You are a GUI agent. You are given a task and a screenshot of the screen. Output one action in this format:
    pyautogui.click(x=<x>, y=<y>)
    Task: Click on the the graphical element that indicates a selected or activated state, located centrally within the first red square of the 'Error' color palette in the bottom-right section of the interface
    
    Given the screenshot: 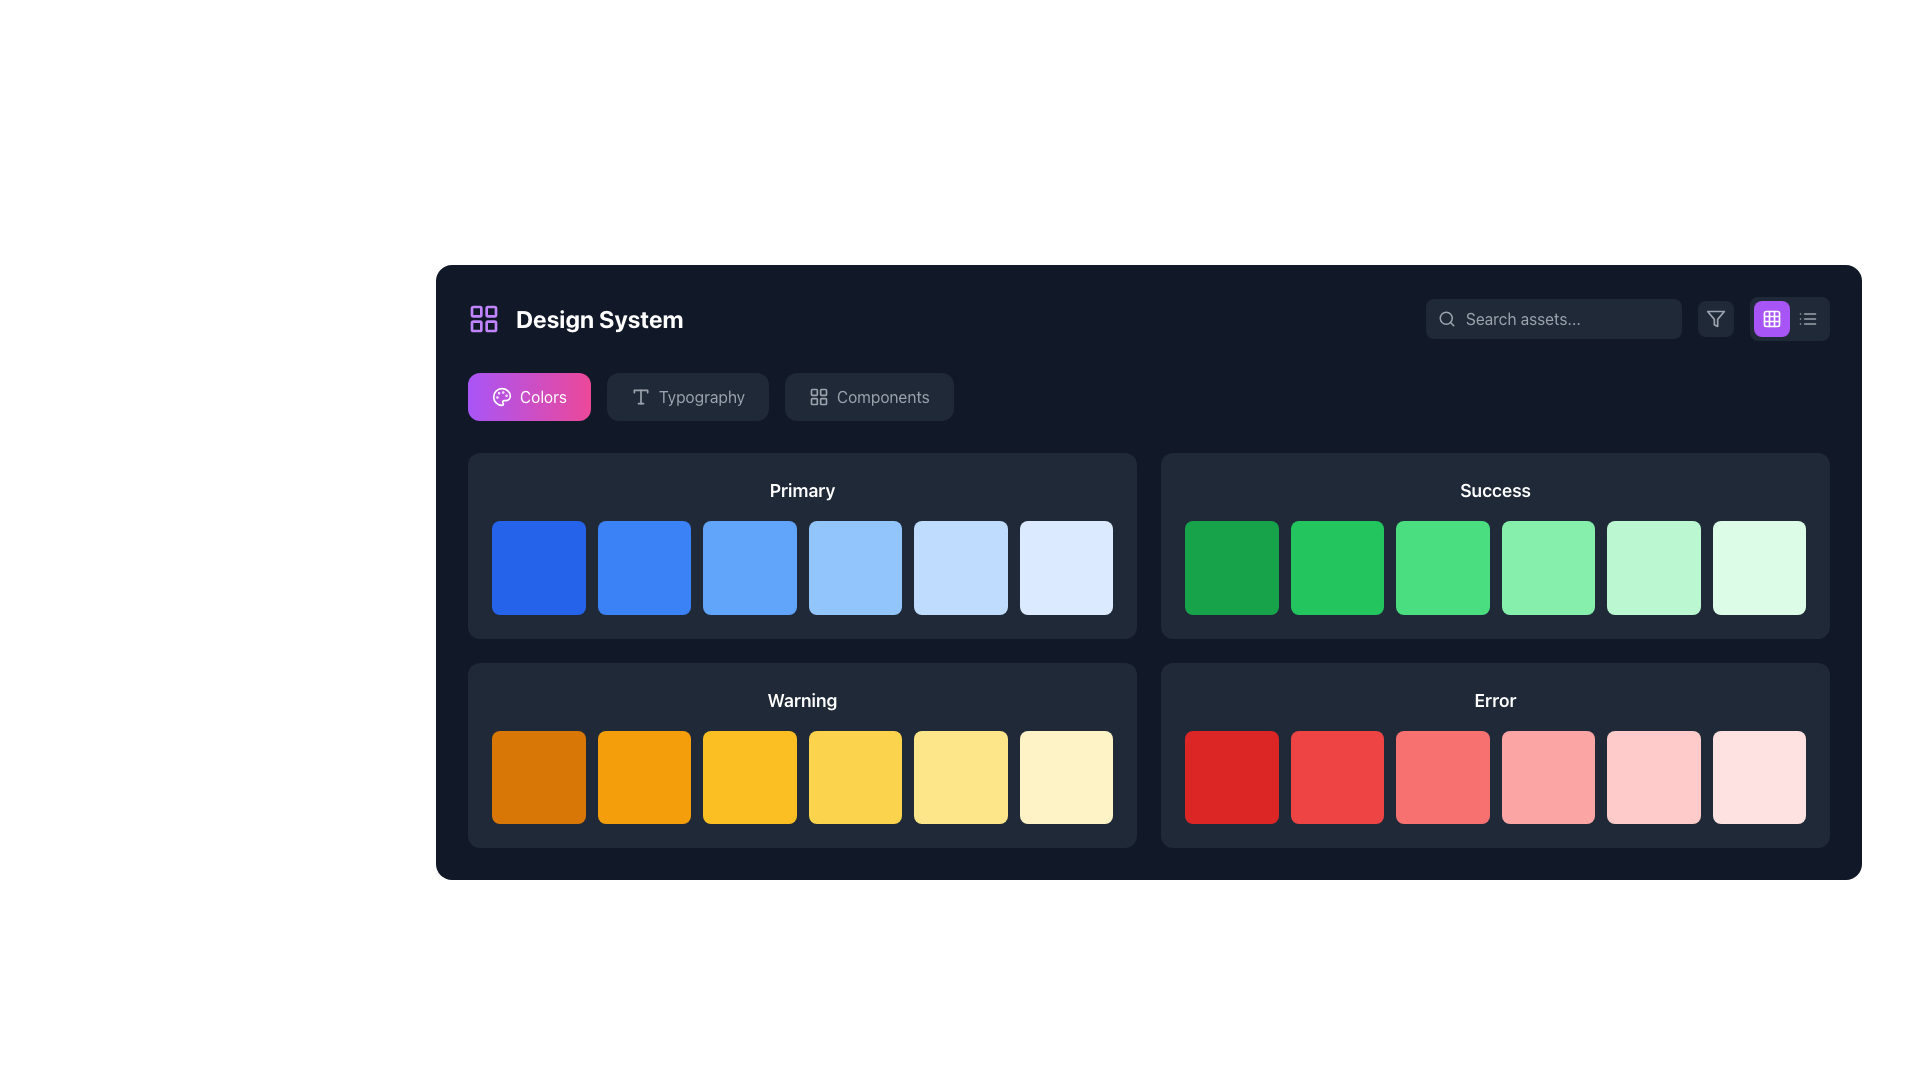 What is the action you would take?
    pyautogui.click(x=1233, y=778)
    